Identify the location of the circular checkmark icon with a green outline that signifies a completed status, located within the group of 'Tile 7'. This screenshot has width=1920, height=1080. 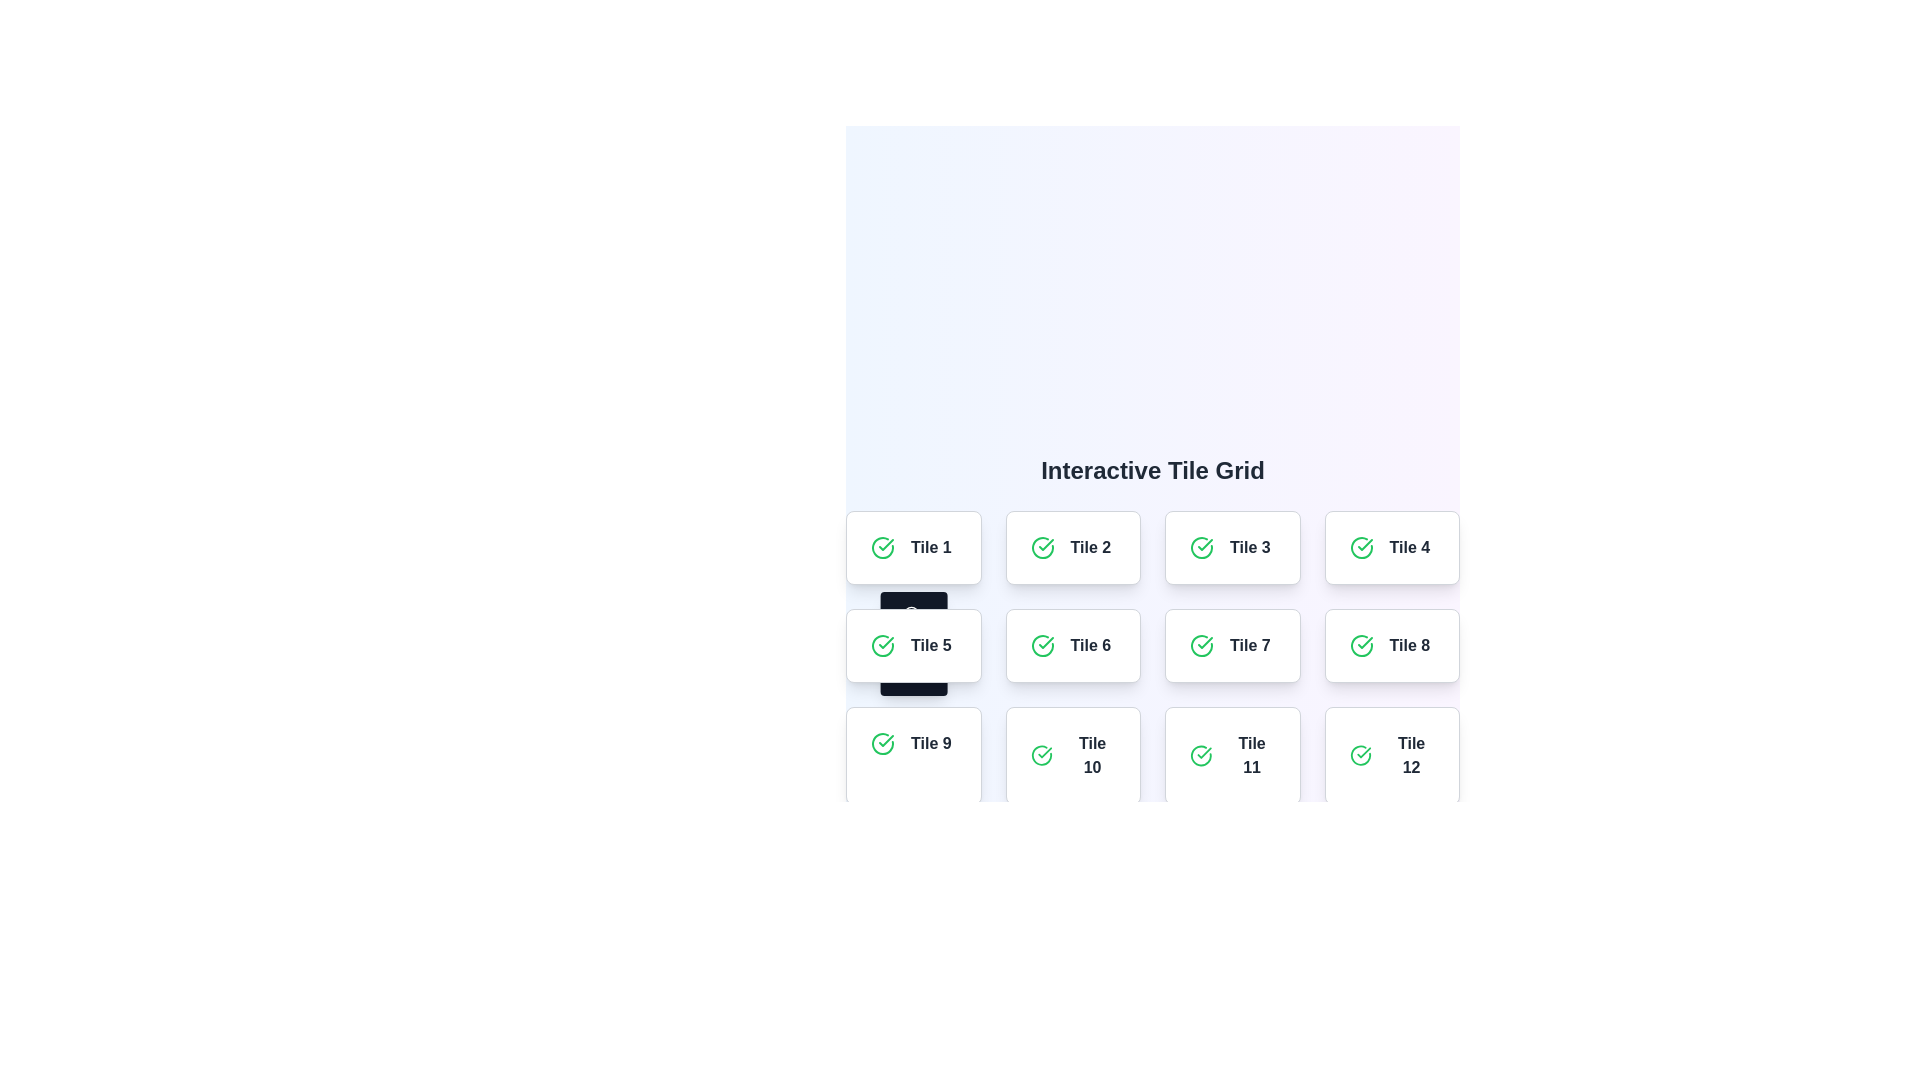
(1200, 645).